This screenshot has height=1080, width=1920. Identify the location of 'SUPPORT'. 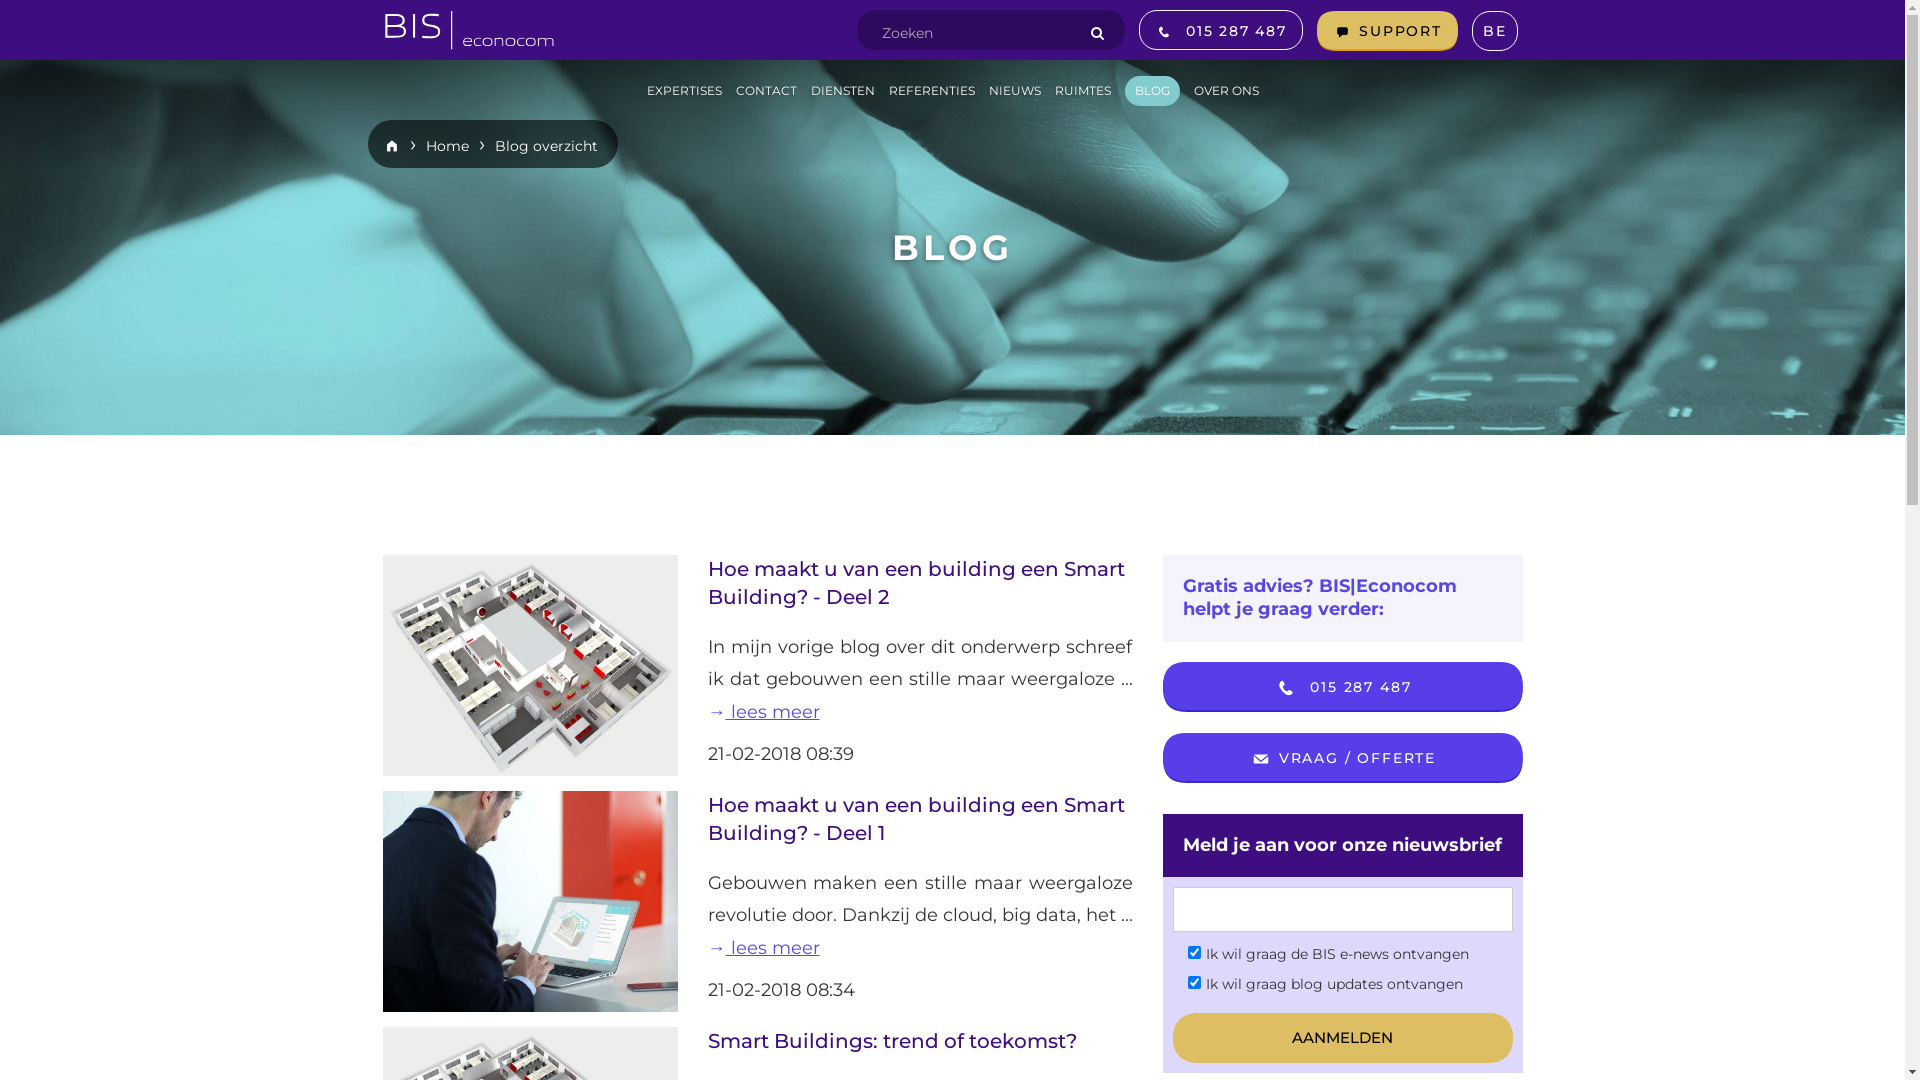
(1386, 30).